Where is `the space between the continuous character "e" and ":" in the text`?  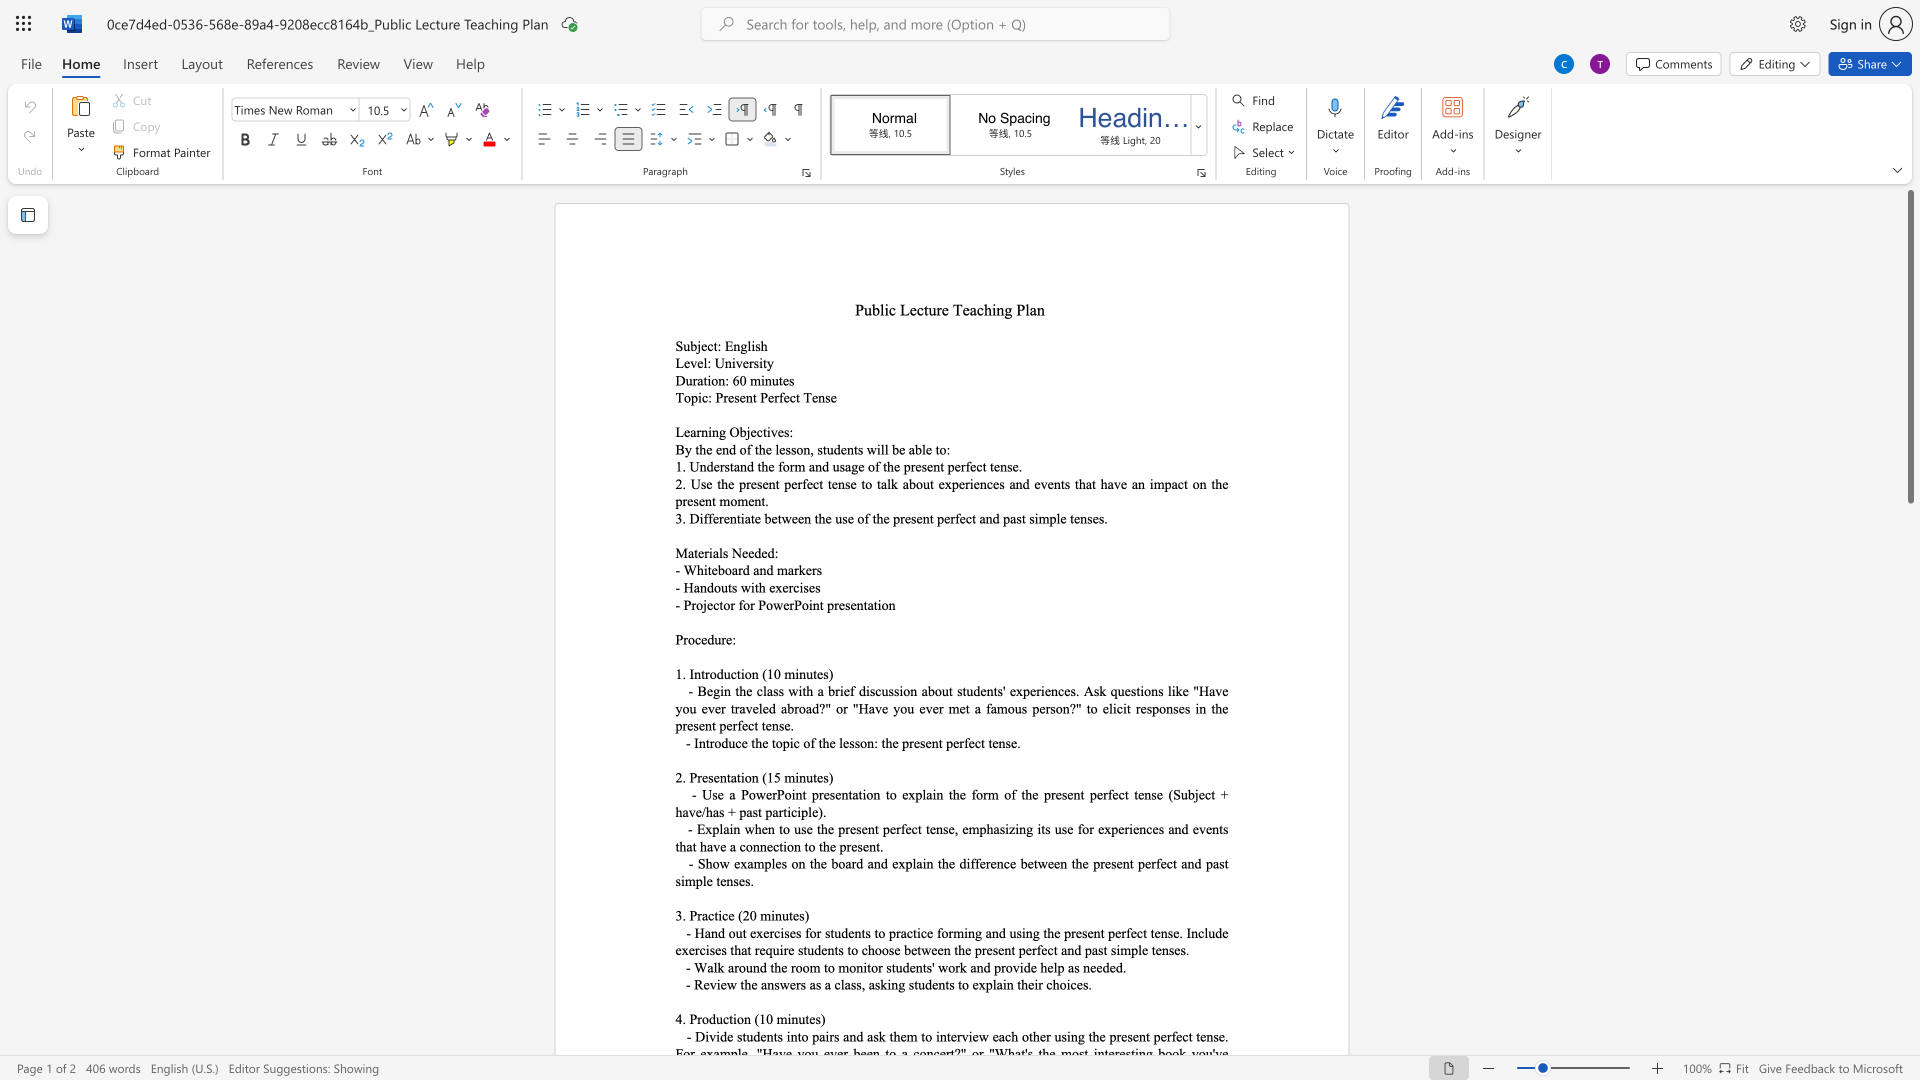
the space between the continuous character "e" and ":" in the text is located at coordinates (730, 639).